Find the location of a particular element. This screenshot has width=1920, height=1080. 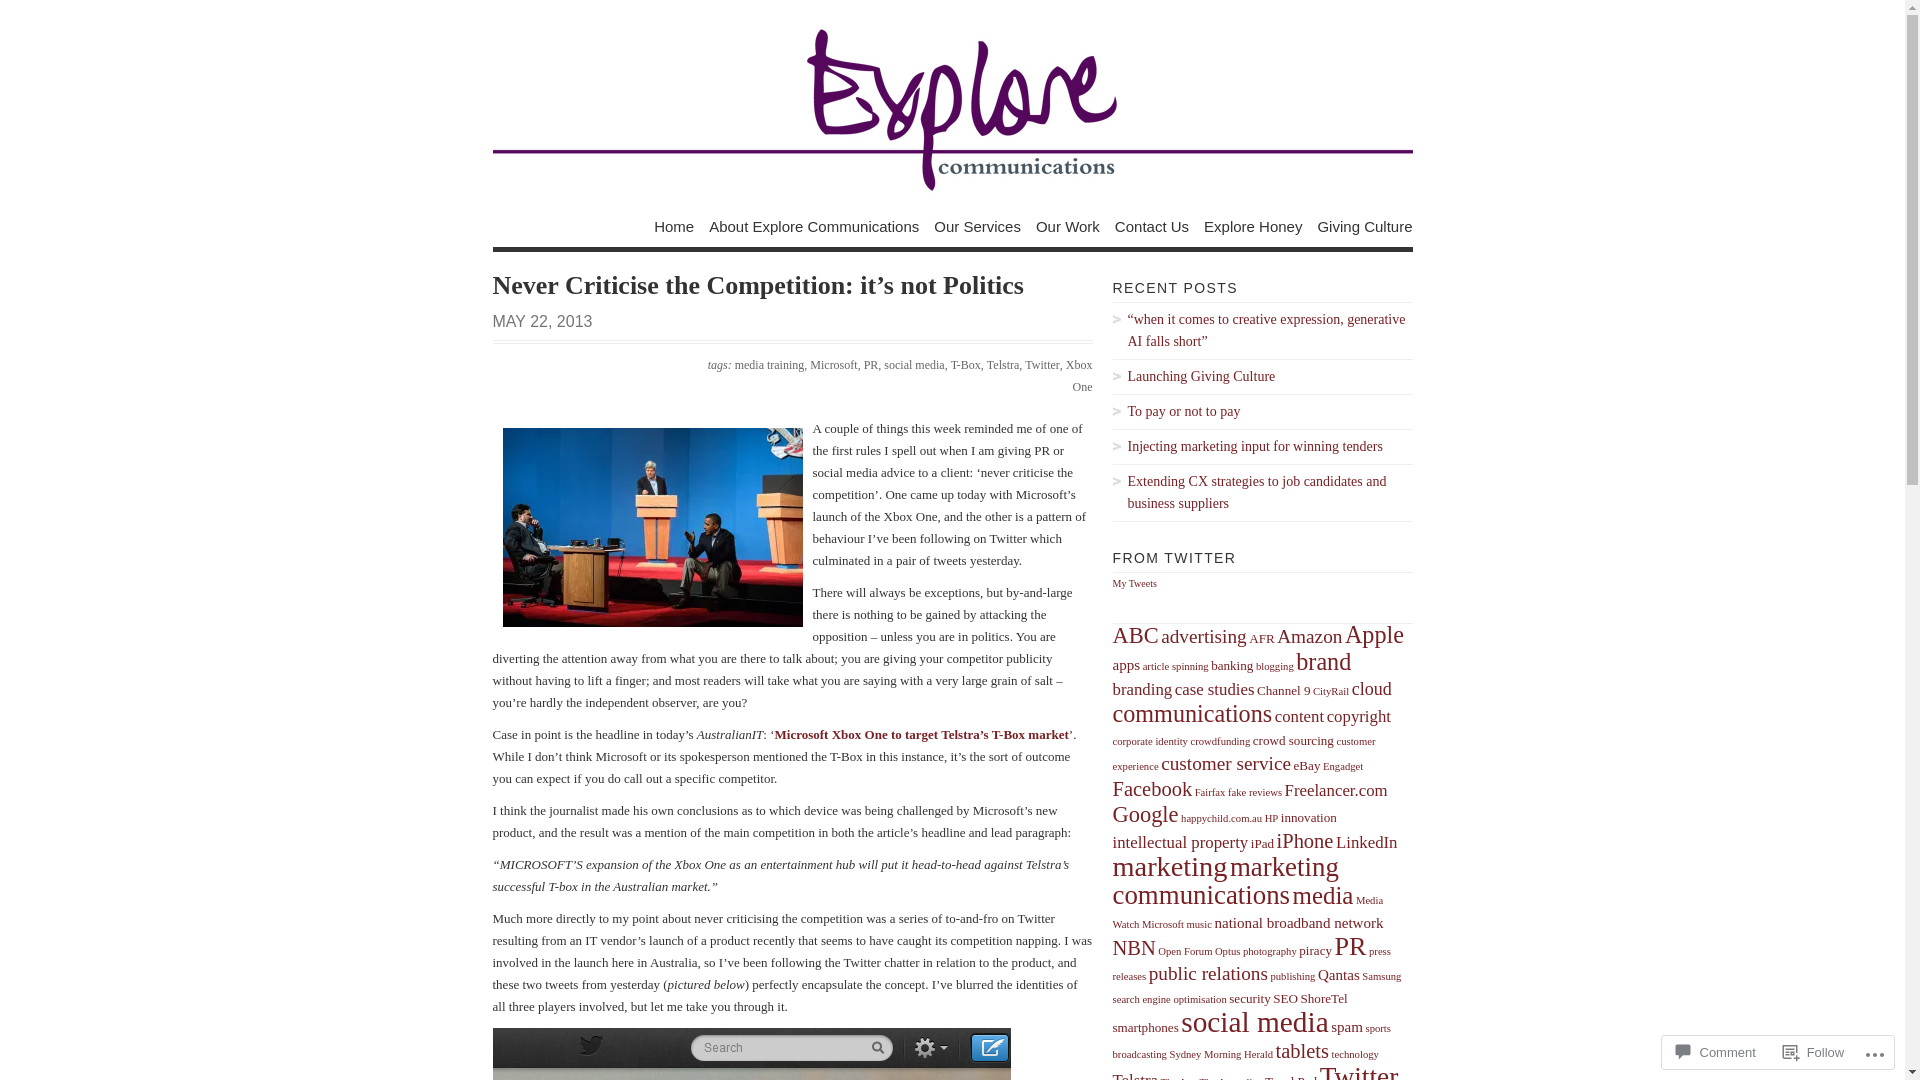

'customer experience' is located at coordinates (1242, 753).